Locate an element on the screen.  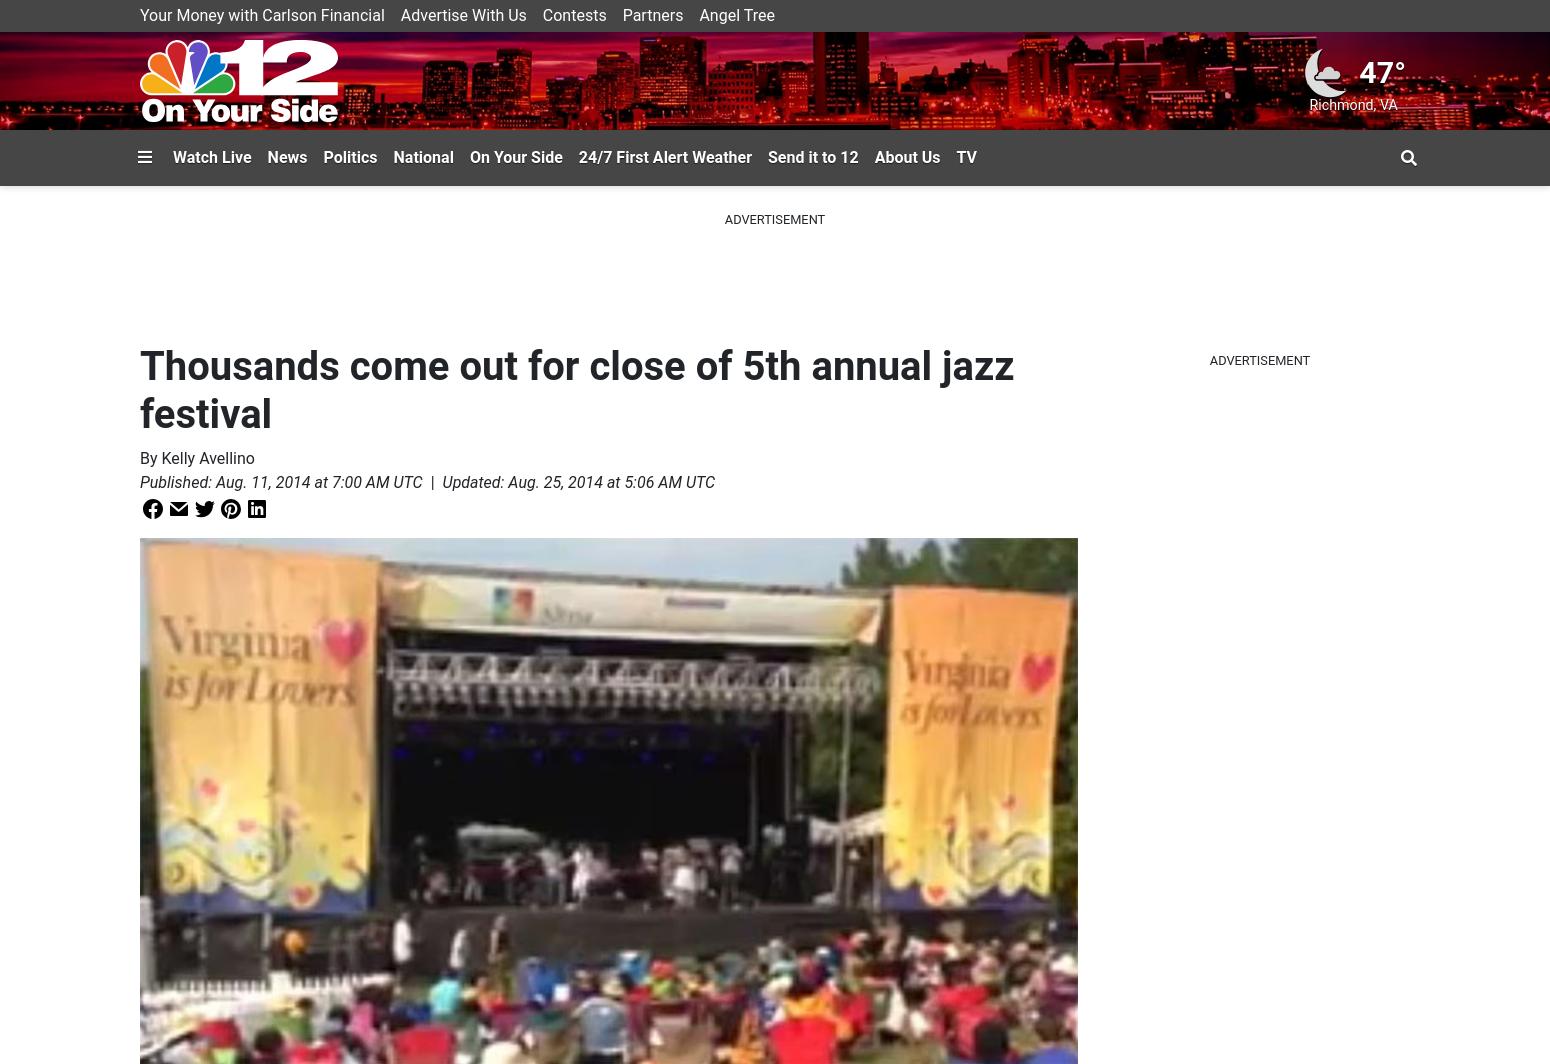
'|' is located at coordinates (431, 482).